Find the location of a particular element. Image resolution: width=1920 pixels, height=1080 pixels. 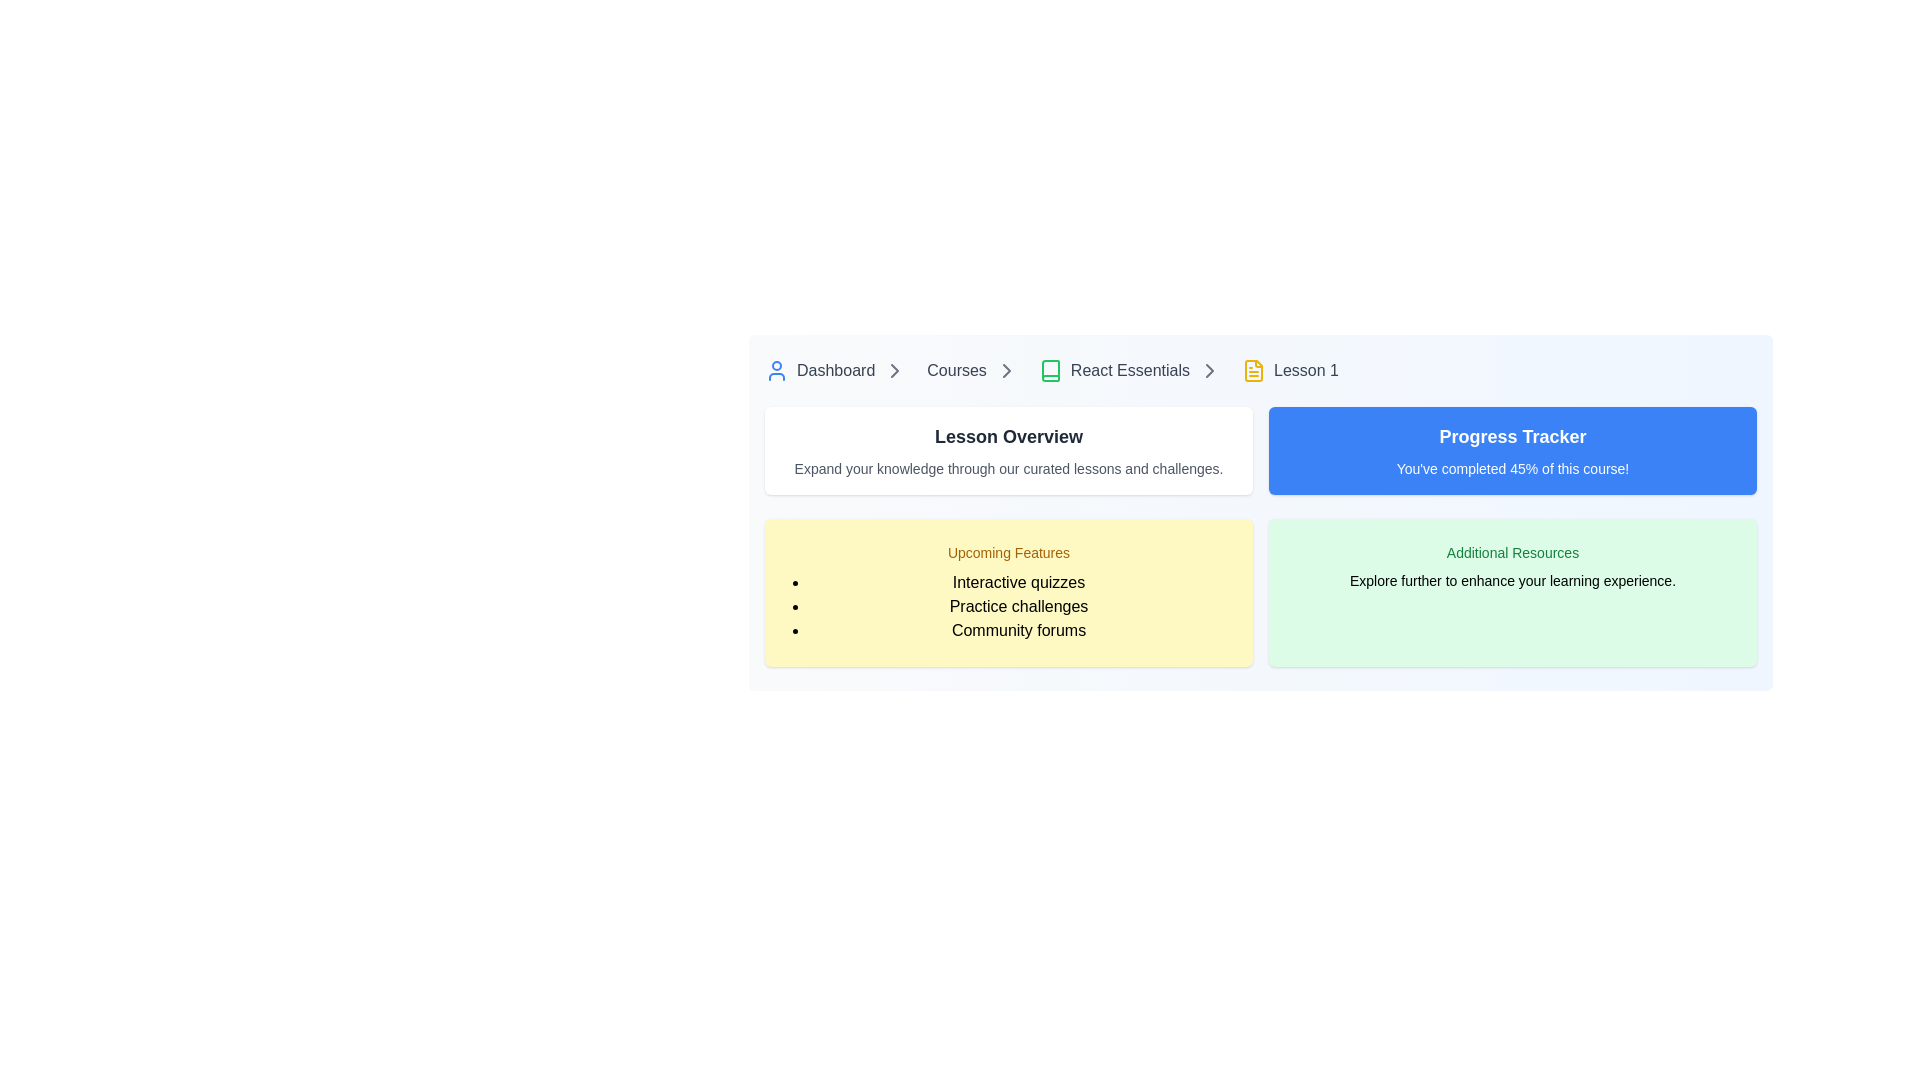

the first link in the breadcrumb navigation is located at coordinates (840, 370).